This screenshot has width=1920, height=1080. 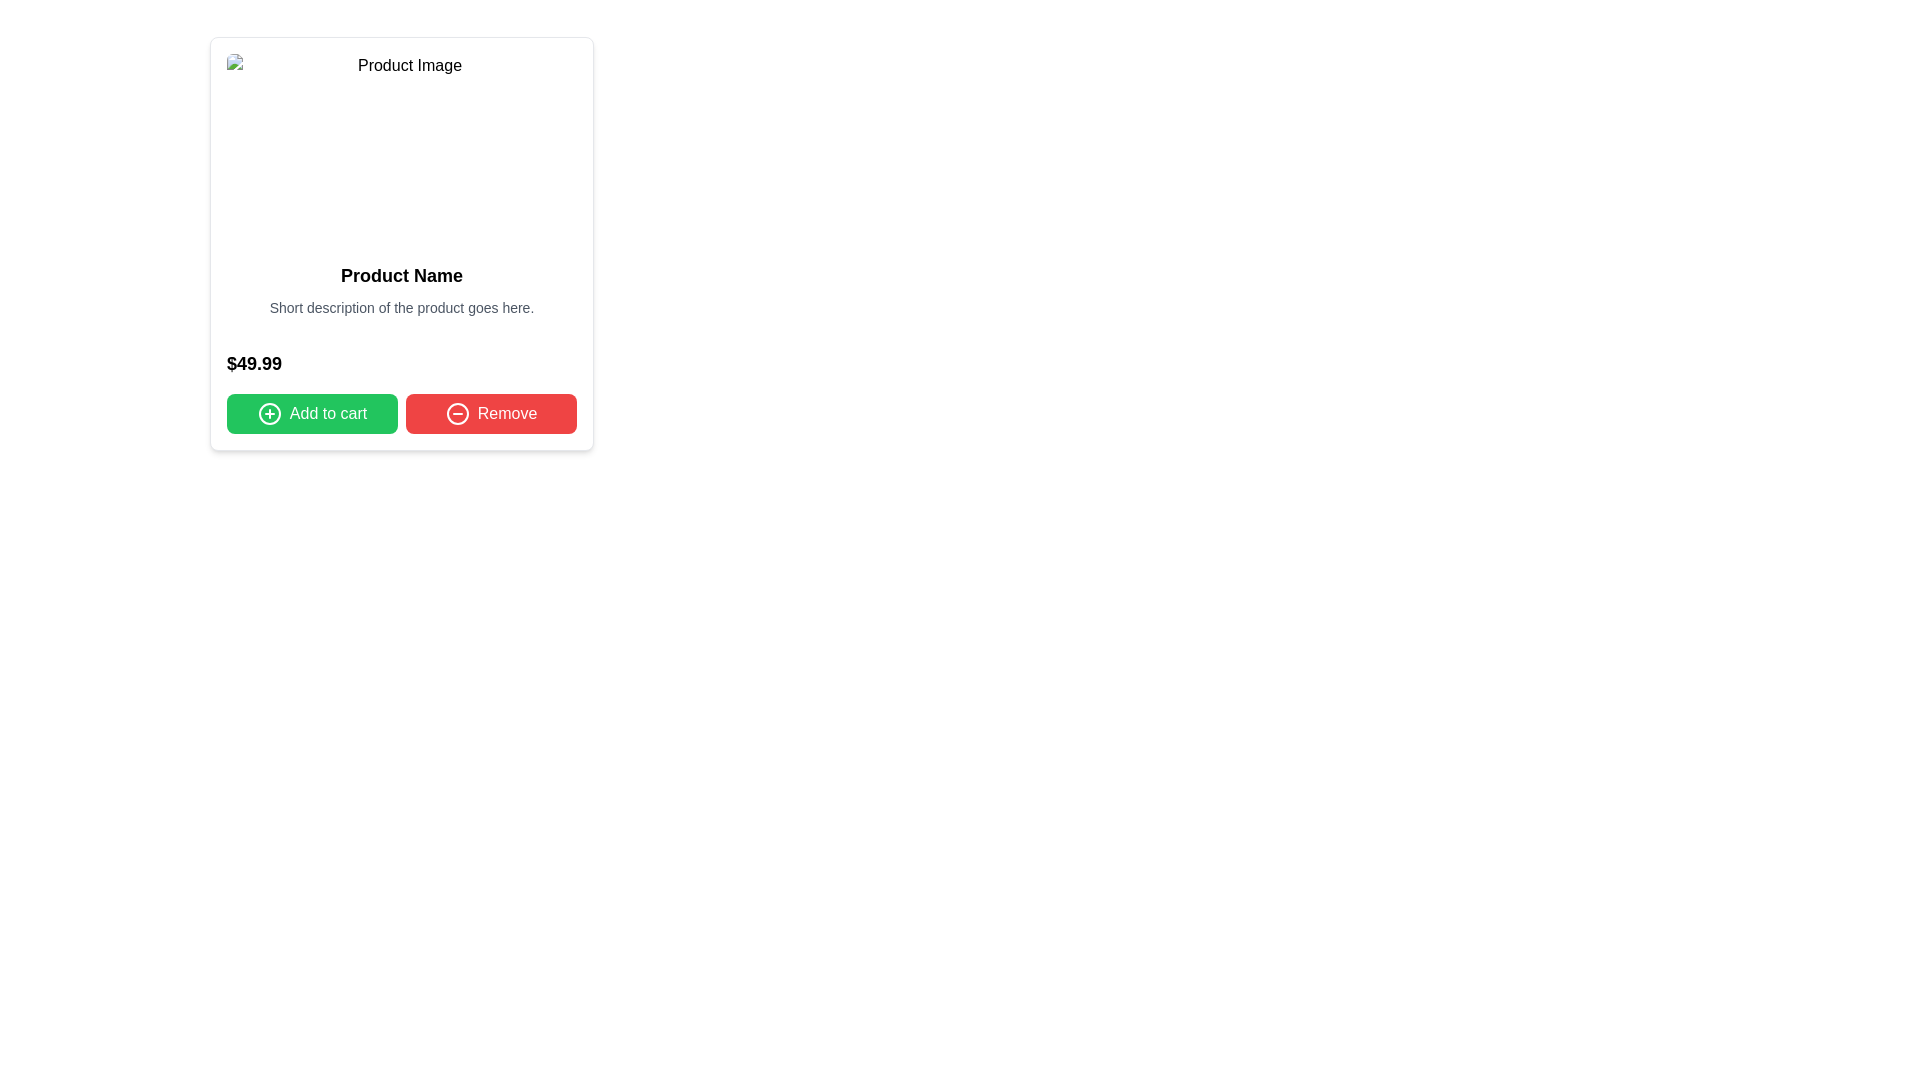 What do you see at coordinates (253, 363) in the screenshot?
I see `the price Text label displayed within the product card interface for accessibility purposes` at bounding box center [253, 363].